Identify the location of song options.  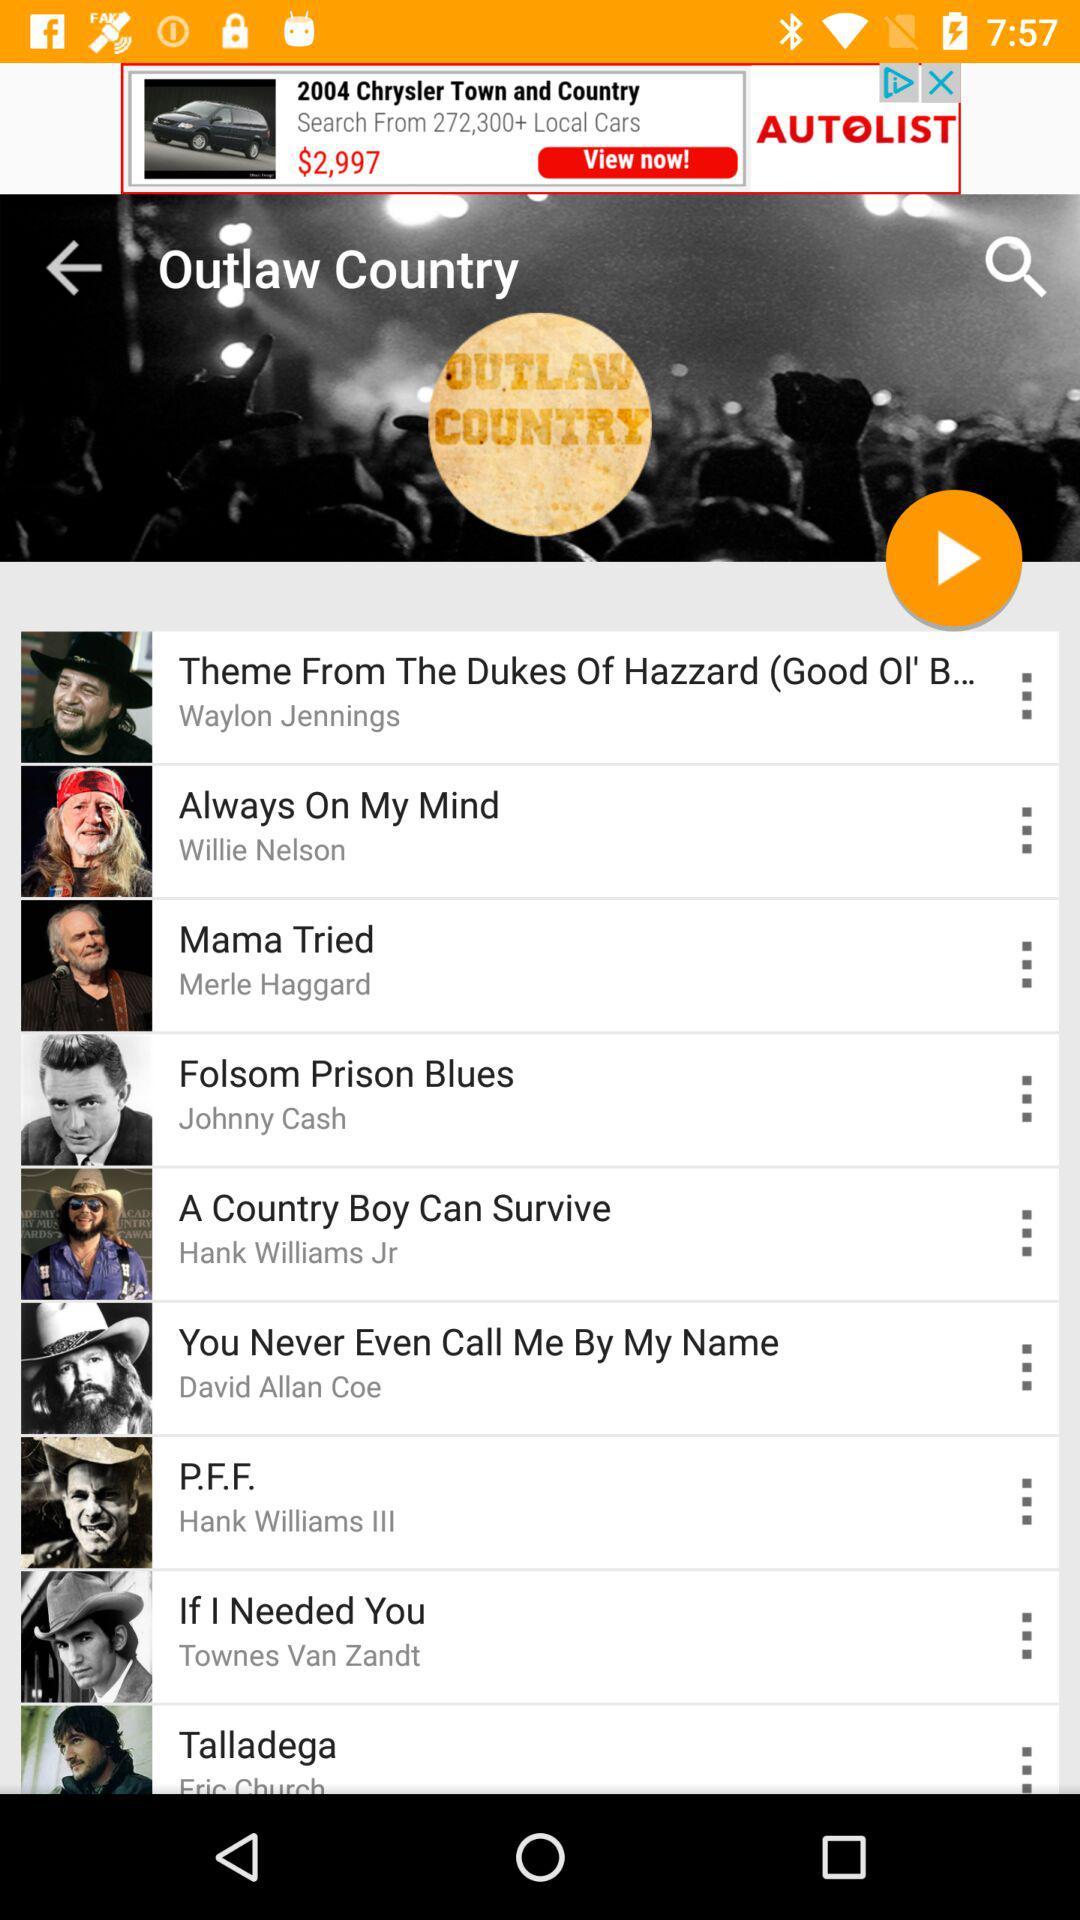
(1027, 830).